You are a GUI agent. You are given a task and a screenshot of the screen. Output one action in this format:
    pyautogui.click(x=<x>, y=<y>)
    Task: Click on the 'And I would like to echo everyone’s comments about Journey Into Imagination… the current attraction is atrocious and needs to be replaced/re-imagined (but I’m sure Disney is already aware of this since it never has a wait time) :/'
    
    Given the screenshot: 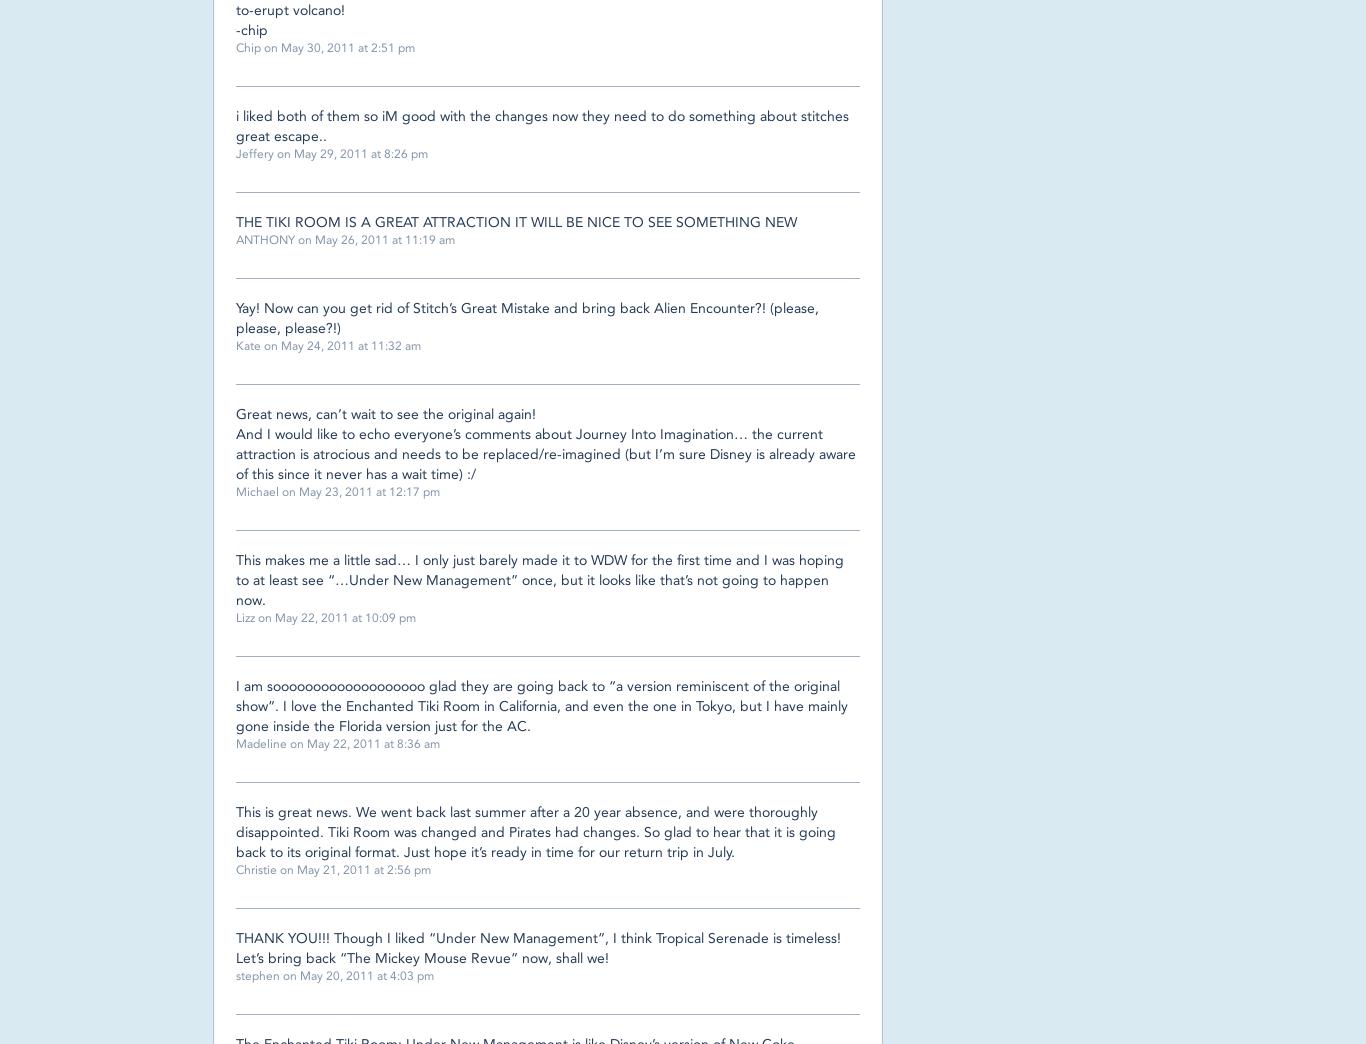 What is the action you would take?
    pyautogui.click(x=545, y=453)
    